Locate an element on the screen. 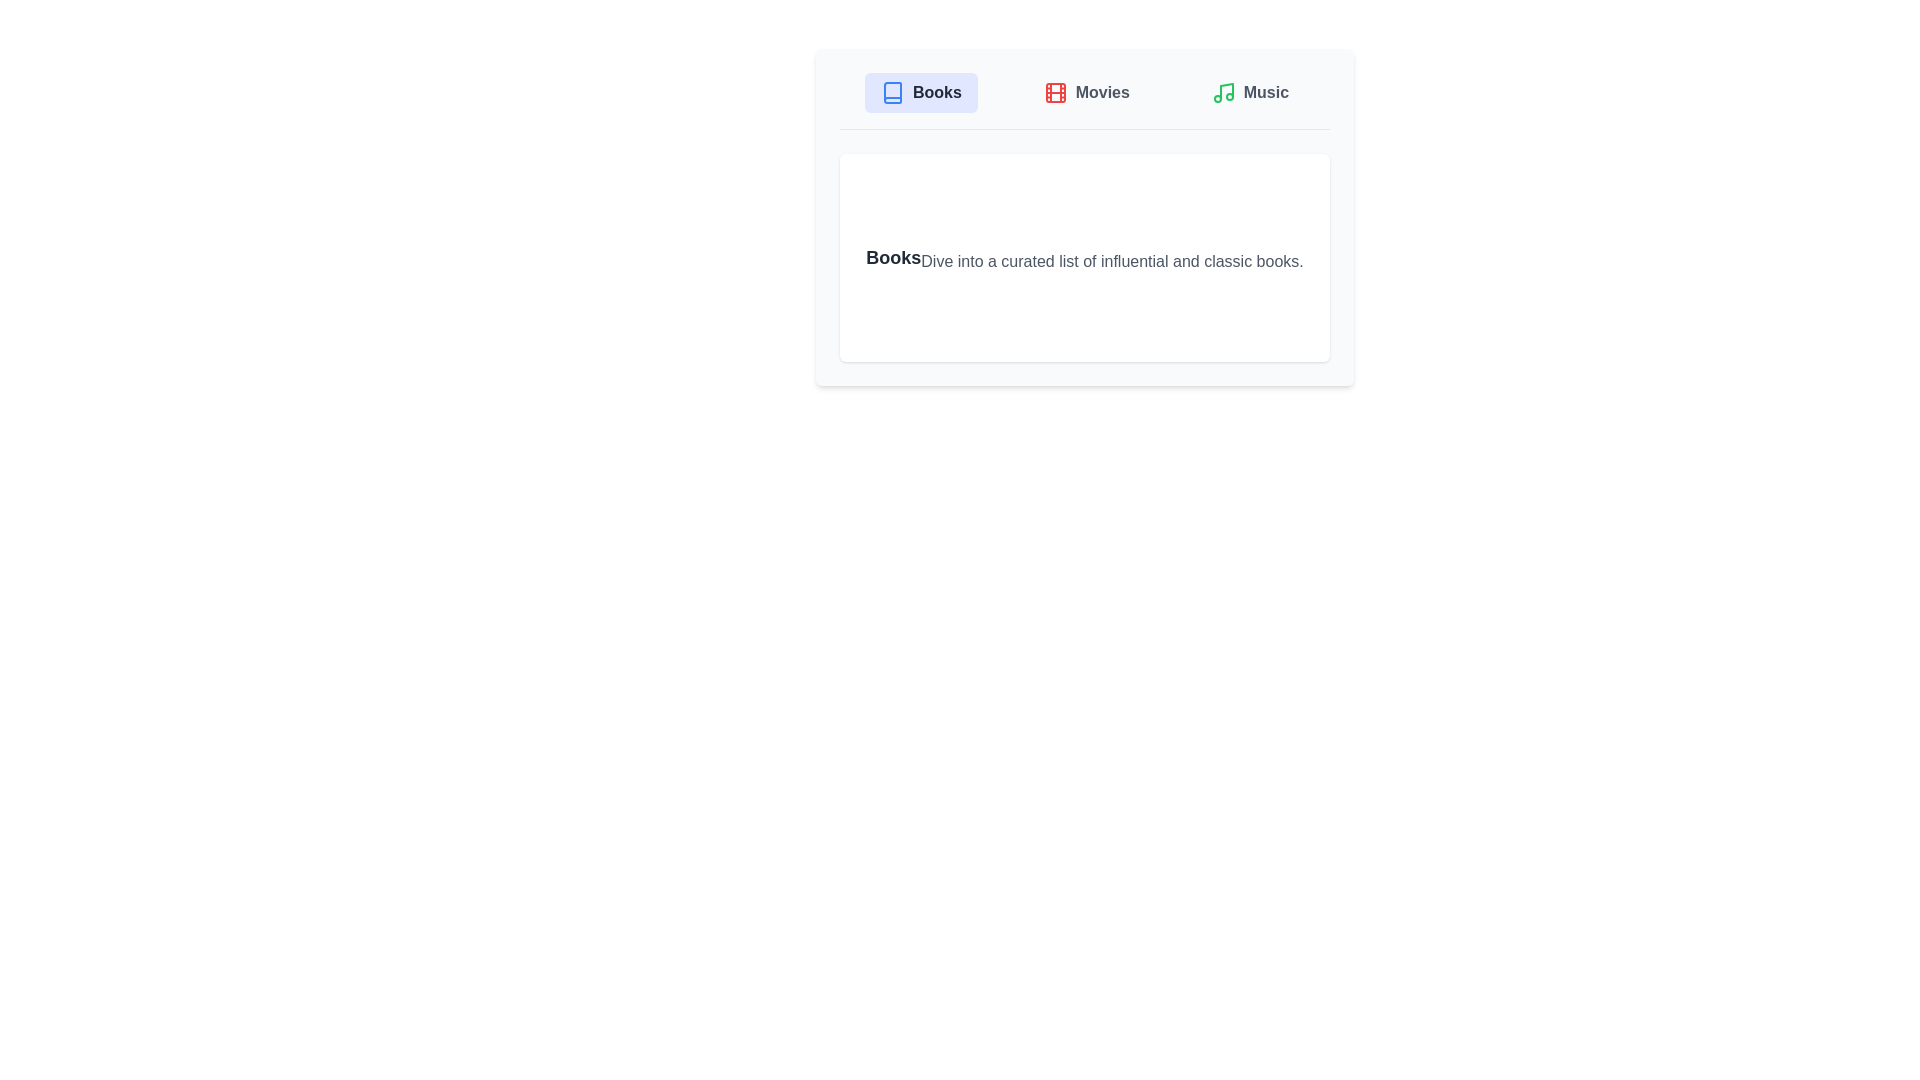 The width and height of the screenshot is (1920, 1080). the Books tab by clicking on its button is located at coordinates (920, 92).